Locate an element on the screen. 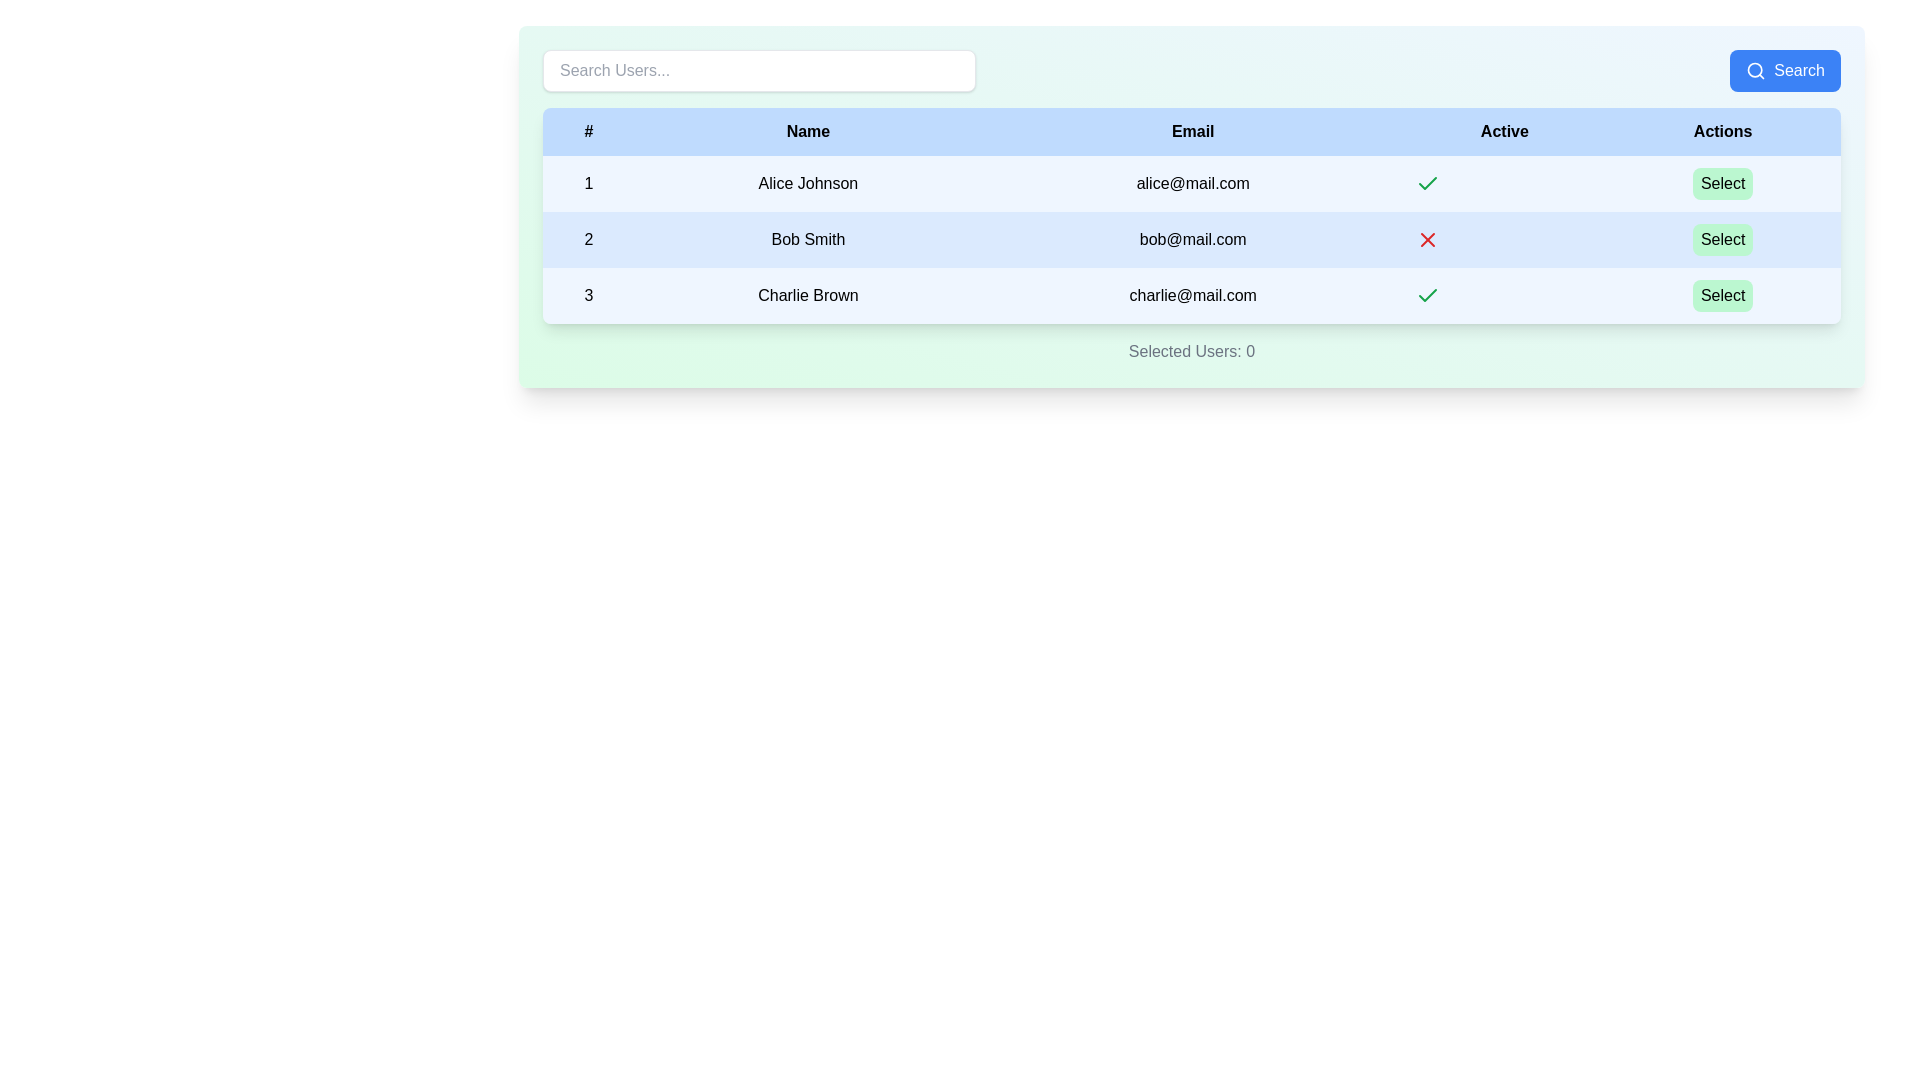 This screenshot has width=1920, height=1080. the inactive status icon in the 'Active' column of the second row, which corresponds to the 'bob@mail.com' email in the 'Email' column is located at coordinates (1427, 238).